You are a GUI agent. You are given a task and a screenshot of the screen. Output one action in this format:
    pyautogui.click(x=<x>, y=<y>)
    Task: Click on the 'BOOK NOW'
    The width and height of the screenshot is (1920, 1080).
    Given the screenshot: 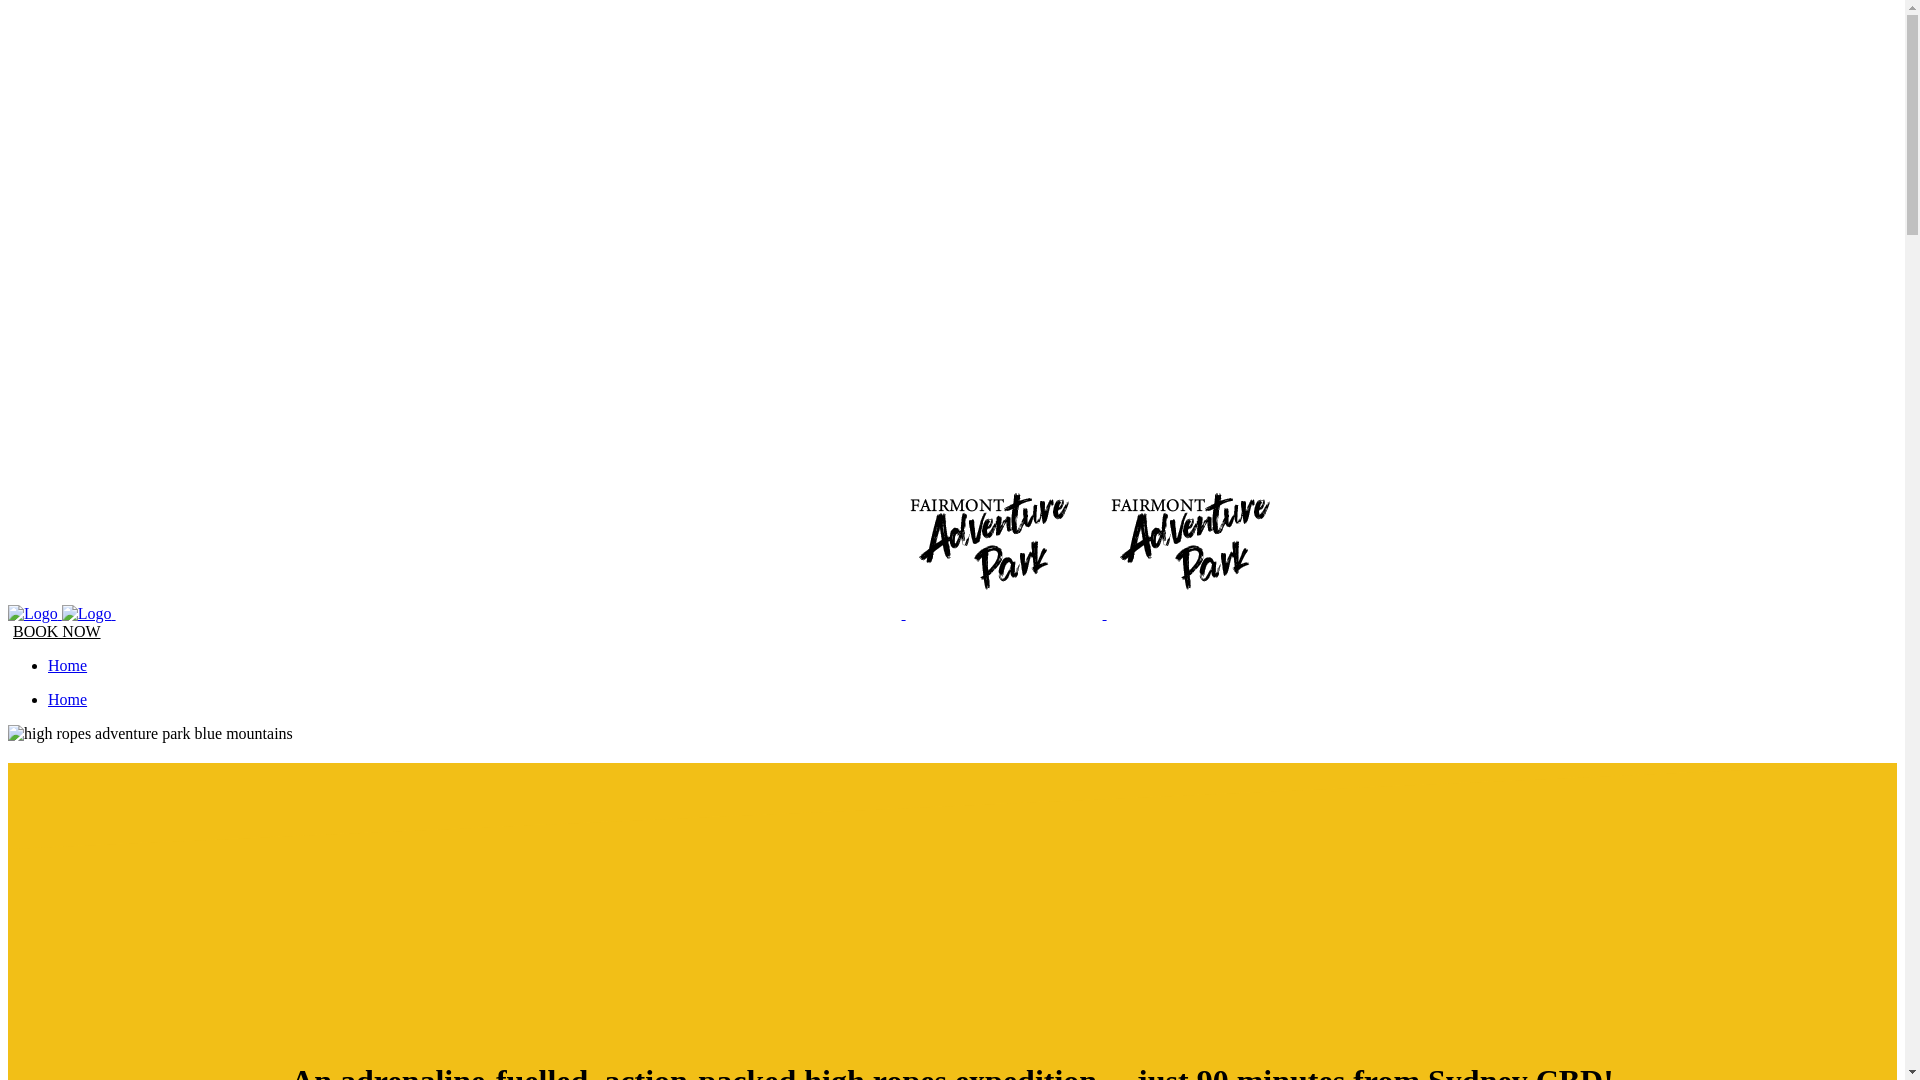 What is the action you would take?
    pyautogui.click(x=57, y=631)
    